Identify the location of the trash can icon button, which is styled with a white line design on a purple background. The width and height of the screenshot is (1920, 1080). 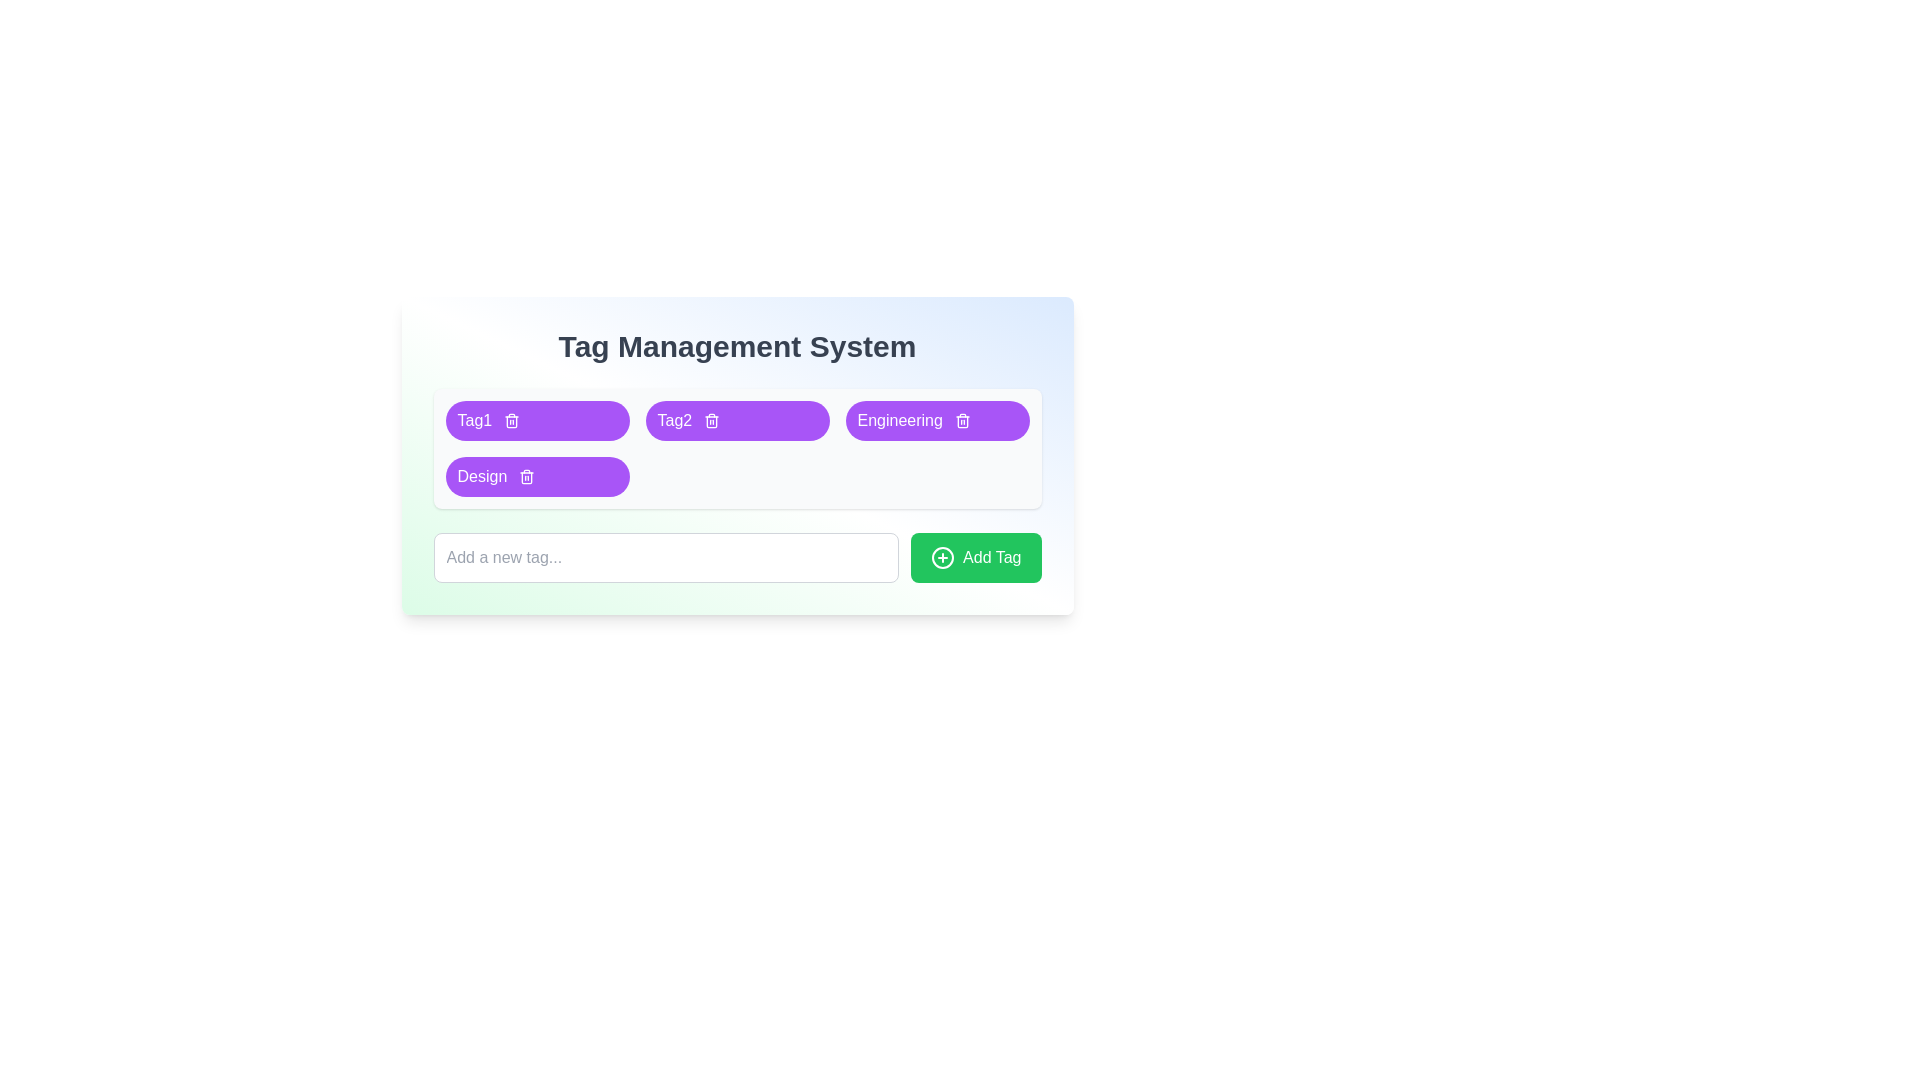
(527, 477).